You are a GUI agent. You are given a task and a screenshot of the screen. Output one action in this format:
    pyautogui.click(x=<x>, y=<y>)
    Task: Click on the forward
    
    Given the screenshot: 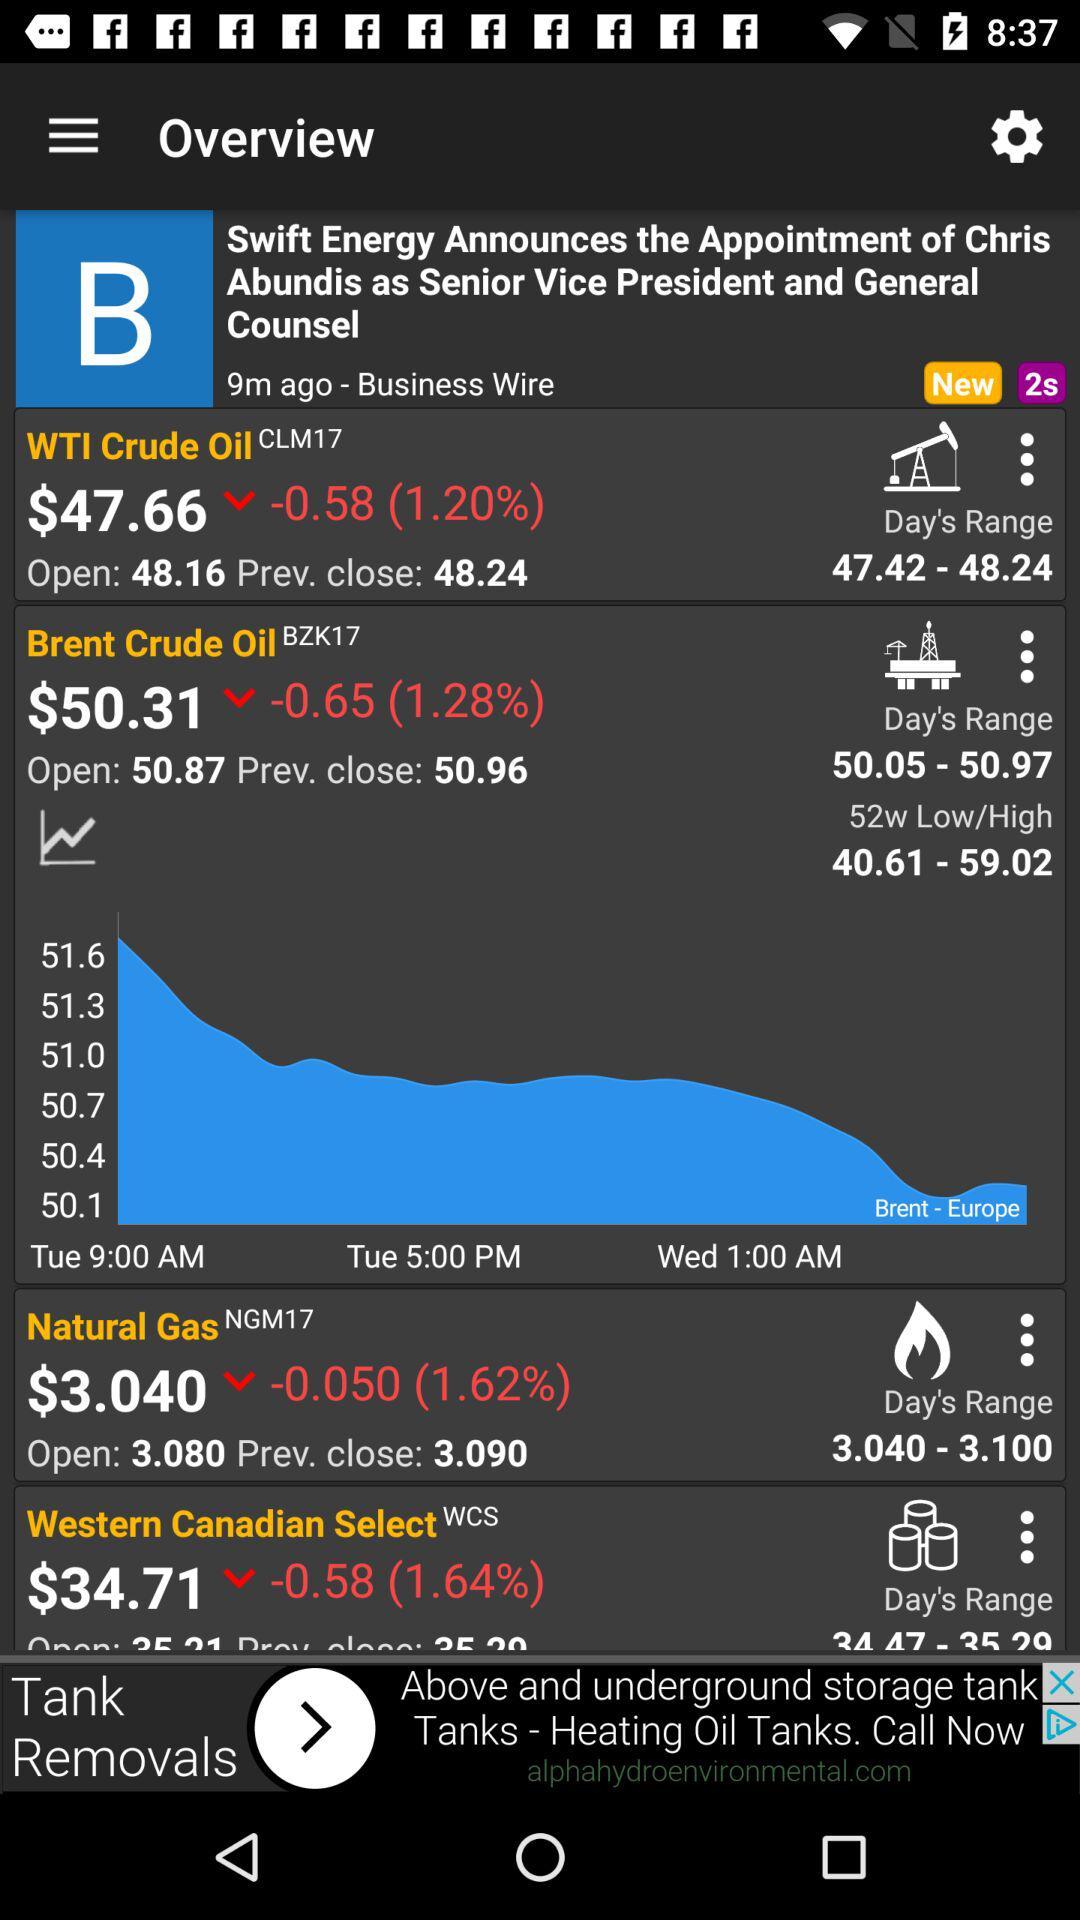 What is the action you would take?
    pyautogui.click(x=540, y=1727)
    